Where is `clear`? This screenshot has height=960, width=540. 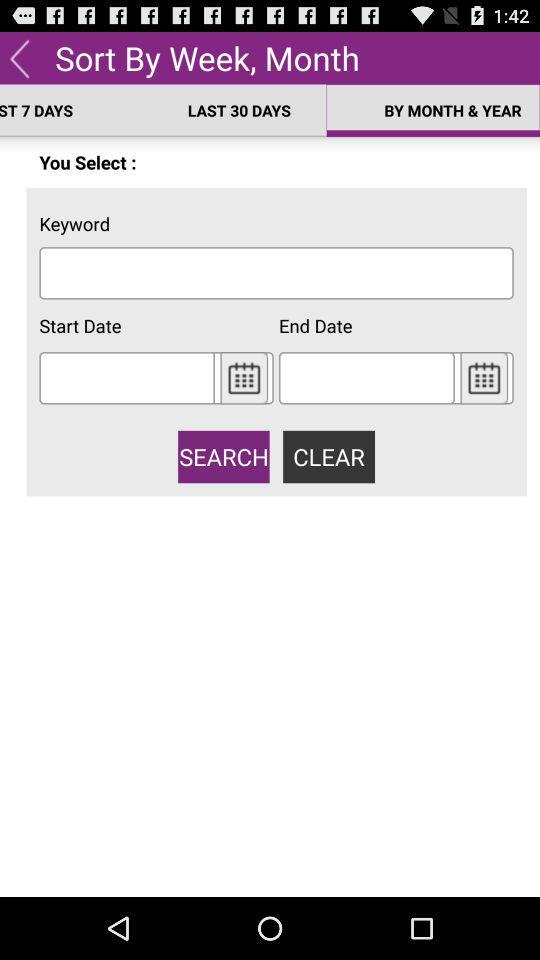
clear is located at coordinates (329, 456).